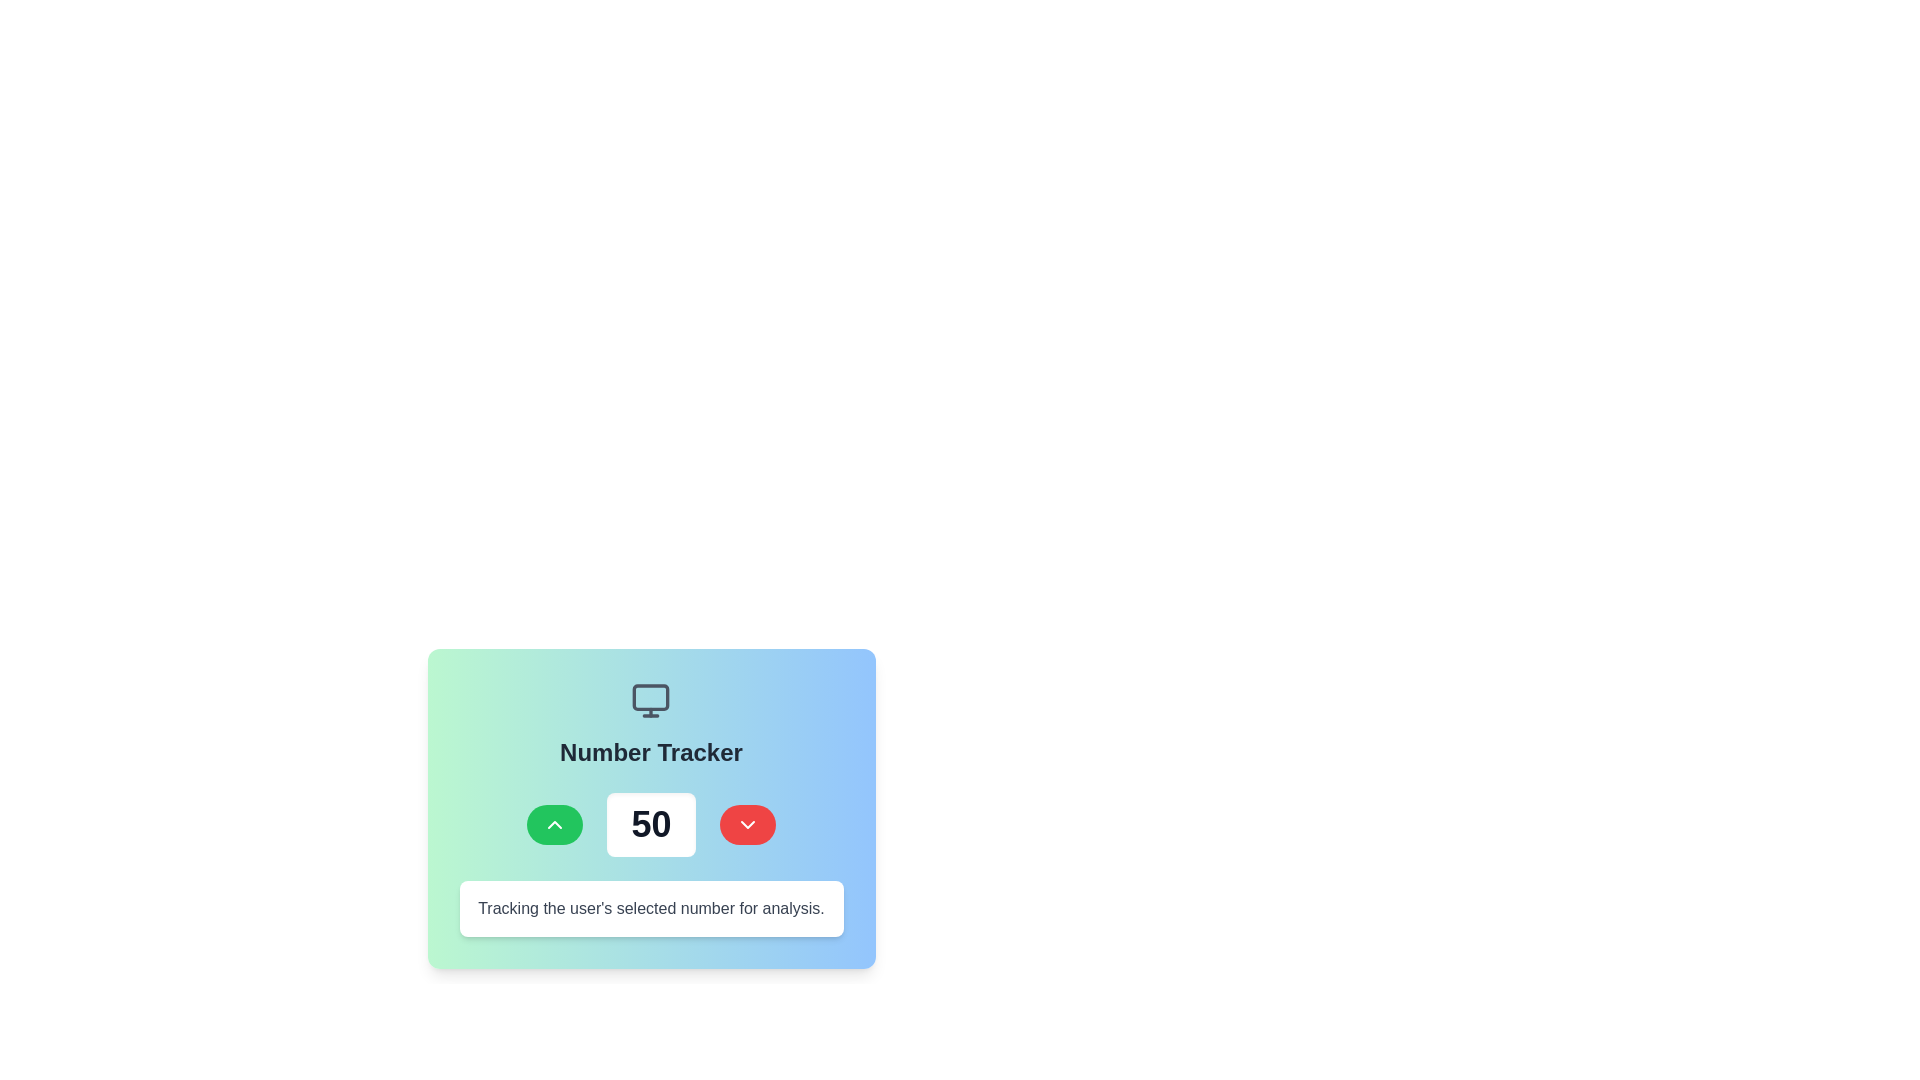 The height and width of the screenshot is (1080, 1920). Describe the element at coordinates (746, 825) in the screenshot. I see `the decrement button located to the right of the number display '50'` at that location.